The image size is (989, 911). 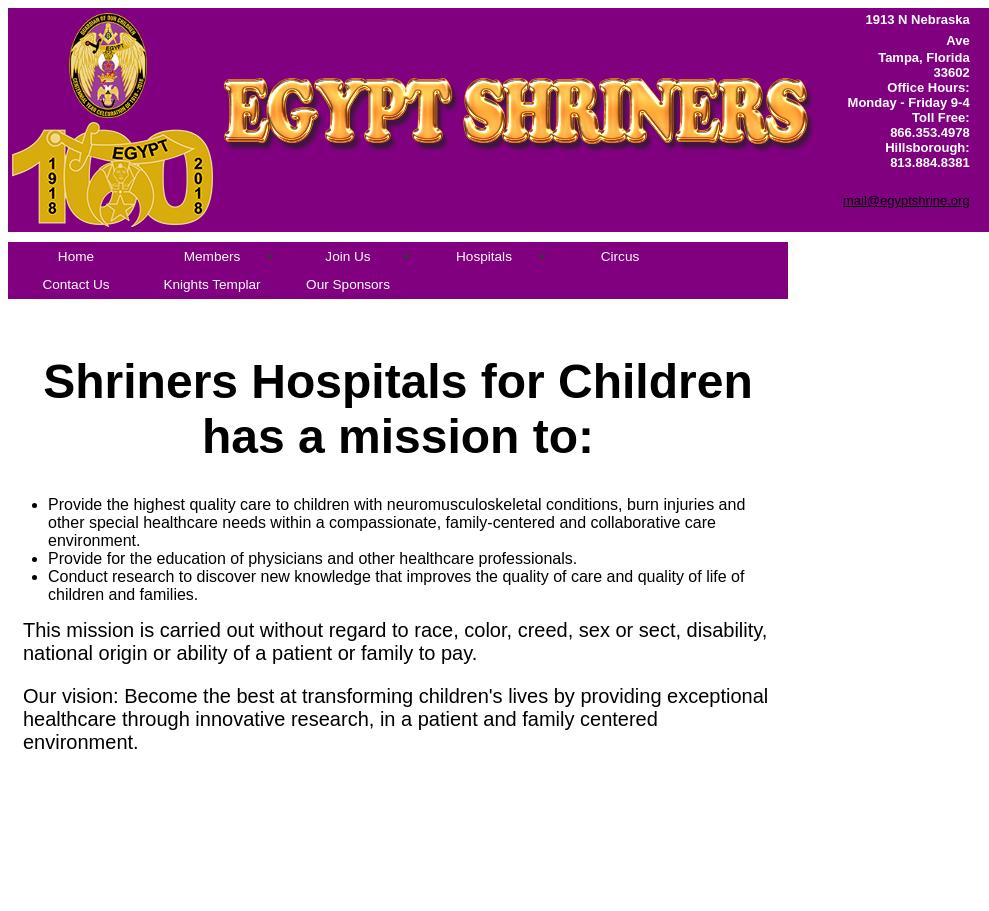 I want to click on 'Office Hours: Monday - Friday 9-4', so click(x=846, y=95).